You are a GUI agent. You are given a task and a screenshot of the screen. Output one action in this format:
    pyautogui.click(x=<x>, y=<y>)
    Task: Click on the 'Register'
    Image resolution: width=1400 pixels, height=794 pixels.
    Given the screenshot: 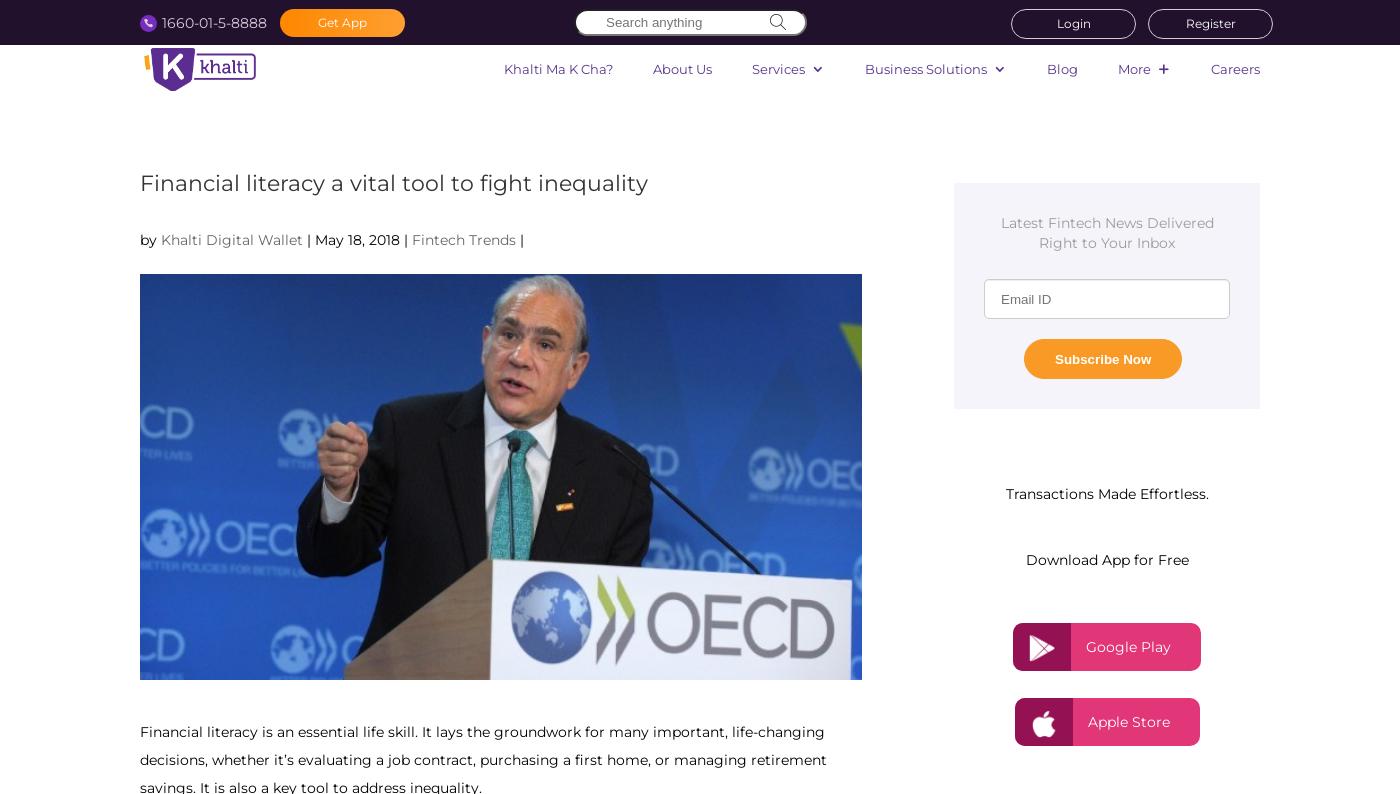 What is the action you would take?
    pyautogui.click(x=1184, y=22)
    